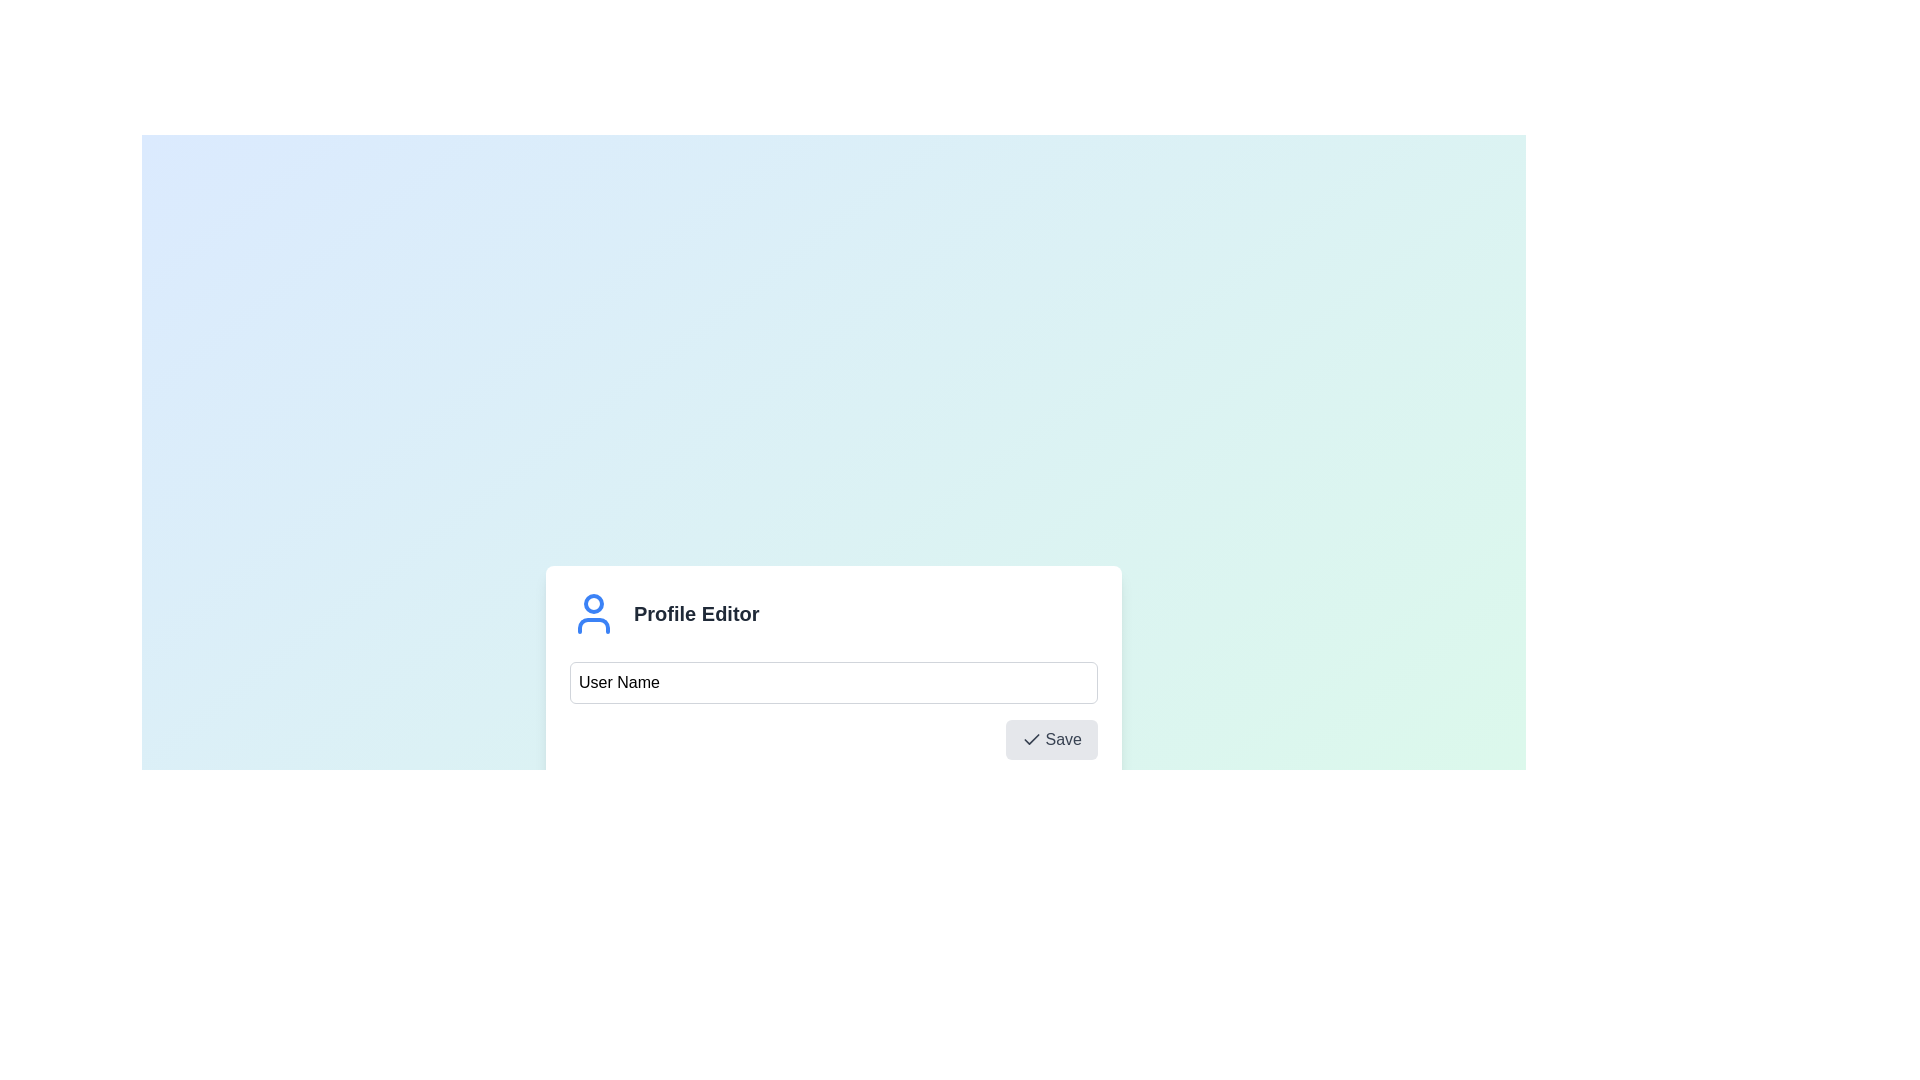 The image size is (1920, 1080). I want to click on the 'Save' text label within the button that has a checkmark icon, displayed in bold, dark gray font on a light gray background, so click(1062, 740).